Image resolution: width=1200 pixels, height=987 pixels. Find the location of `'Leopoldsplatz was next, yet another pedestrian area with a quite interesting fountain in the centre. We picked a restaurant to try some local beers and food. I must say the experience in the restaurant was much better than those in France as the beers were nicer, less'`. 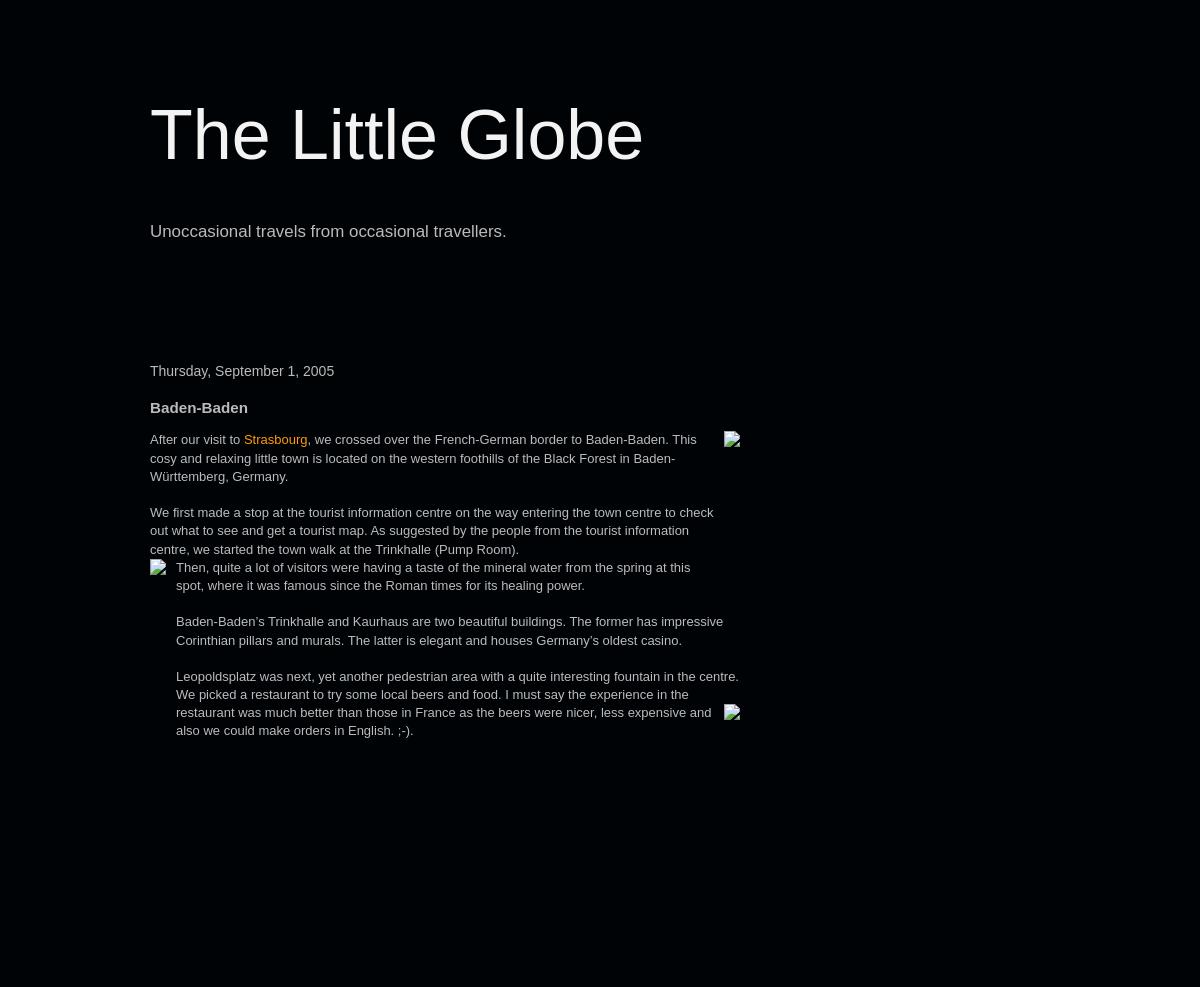

'Leopoldsplatz was next, yet another pedestrian area with a quite interesting fountain in the centre. We picked a restaurant to try some local beers and food. I must say the experience in the restaurant was much better than those in France as the beers were nicer, less' is located at coordinates (455, 693).